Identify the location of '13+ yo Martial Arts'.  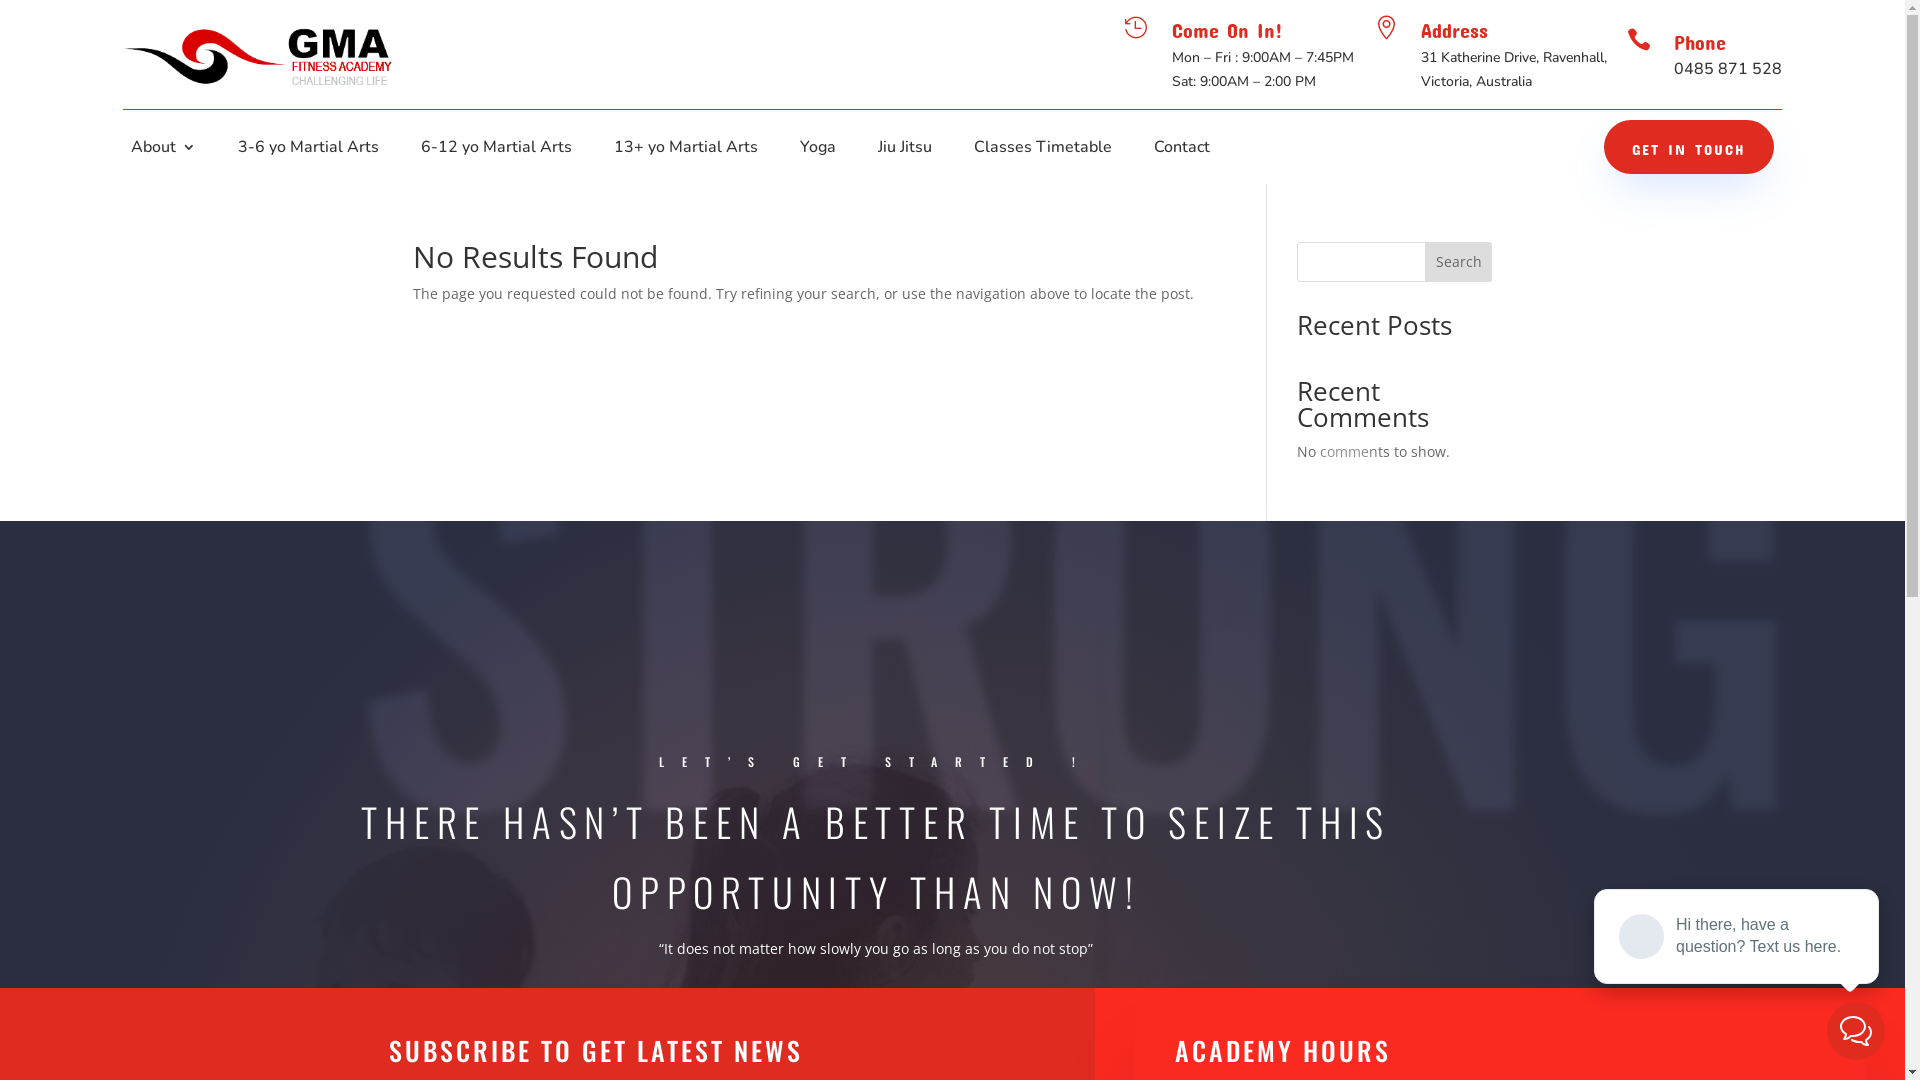
(686, 149).